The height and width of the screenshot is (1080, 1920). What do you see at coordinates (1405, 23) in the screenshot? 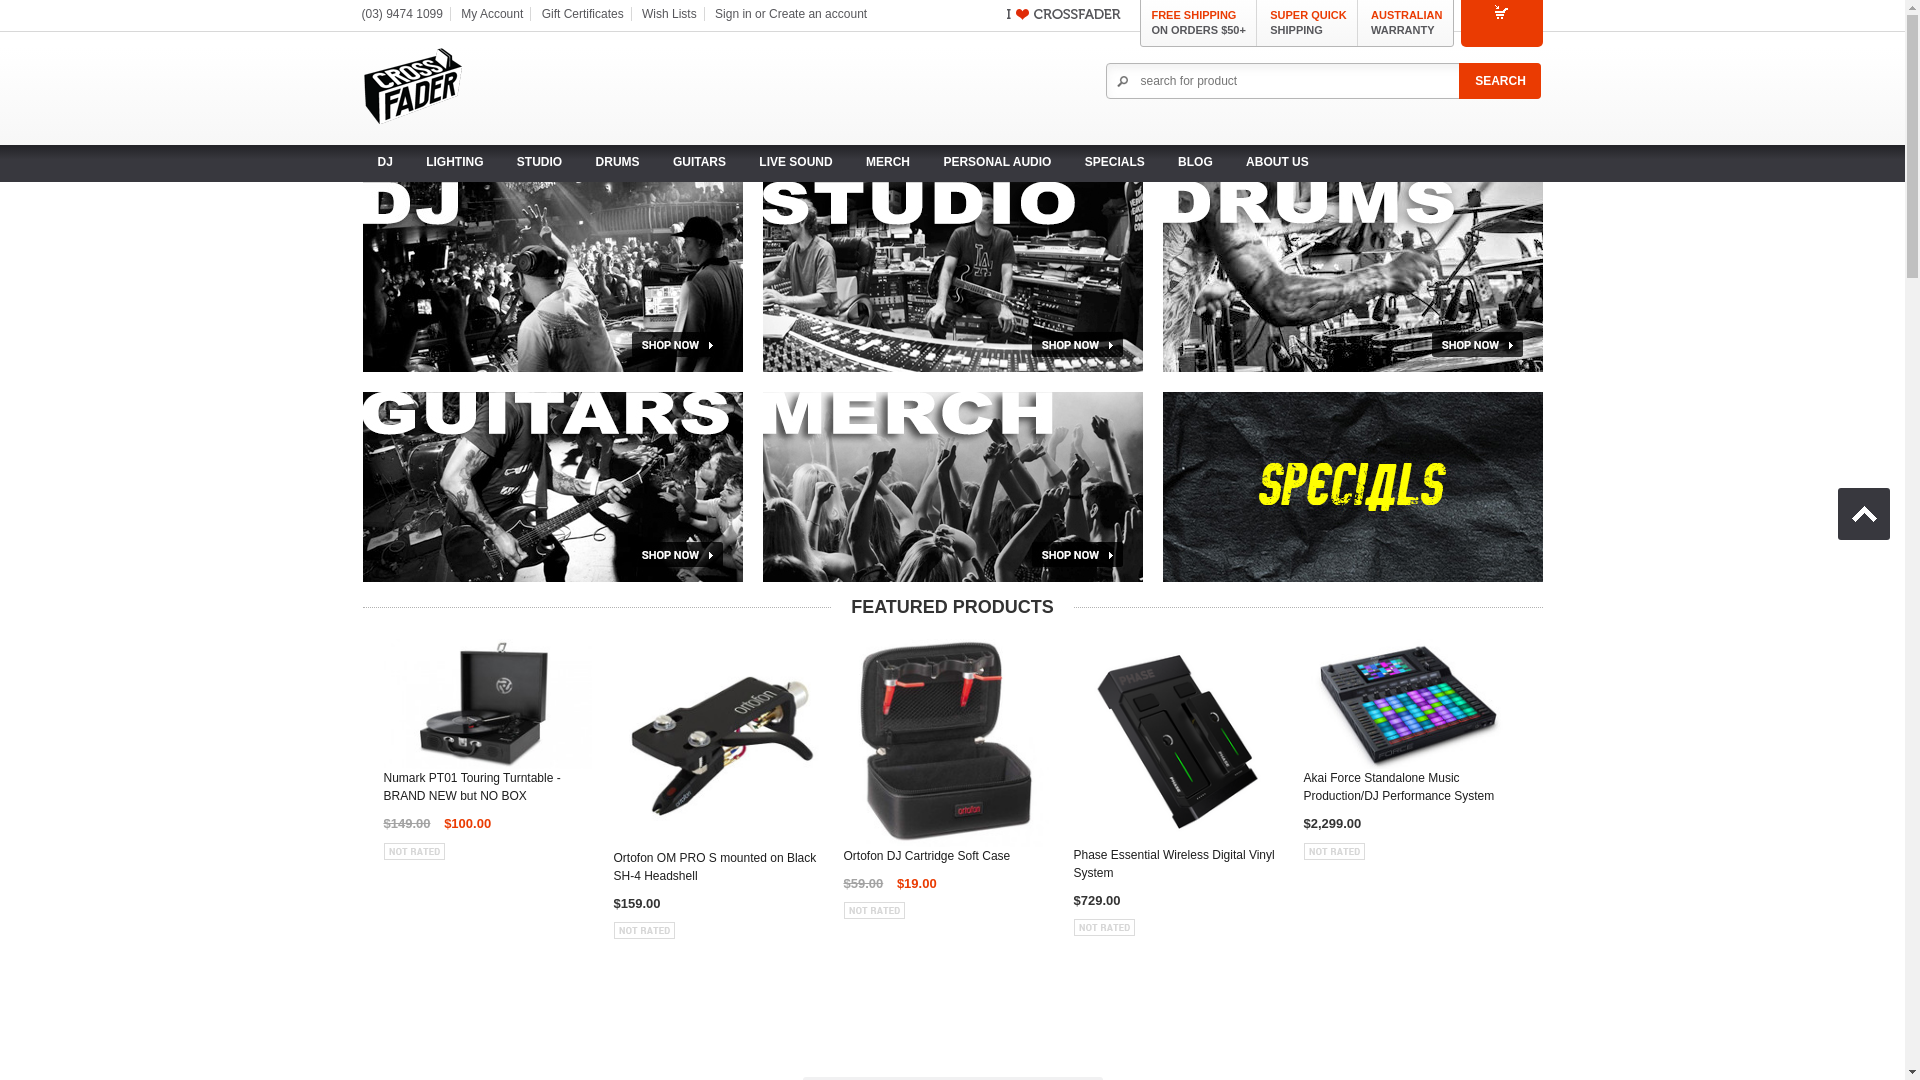
I see `'AUSTRALIAN` at bounding box center [1405, 23].